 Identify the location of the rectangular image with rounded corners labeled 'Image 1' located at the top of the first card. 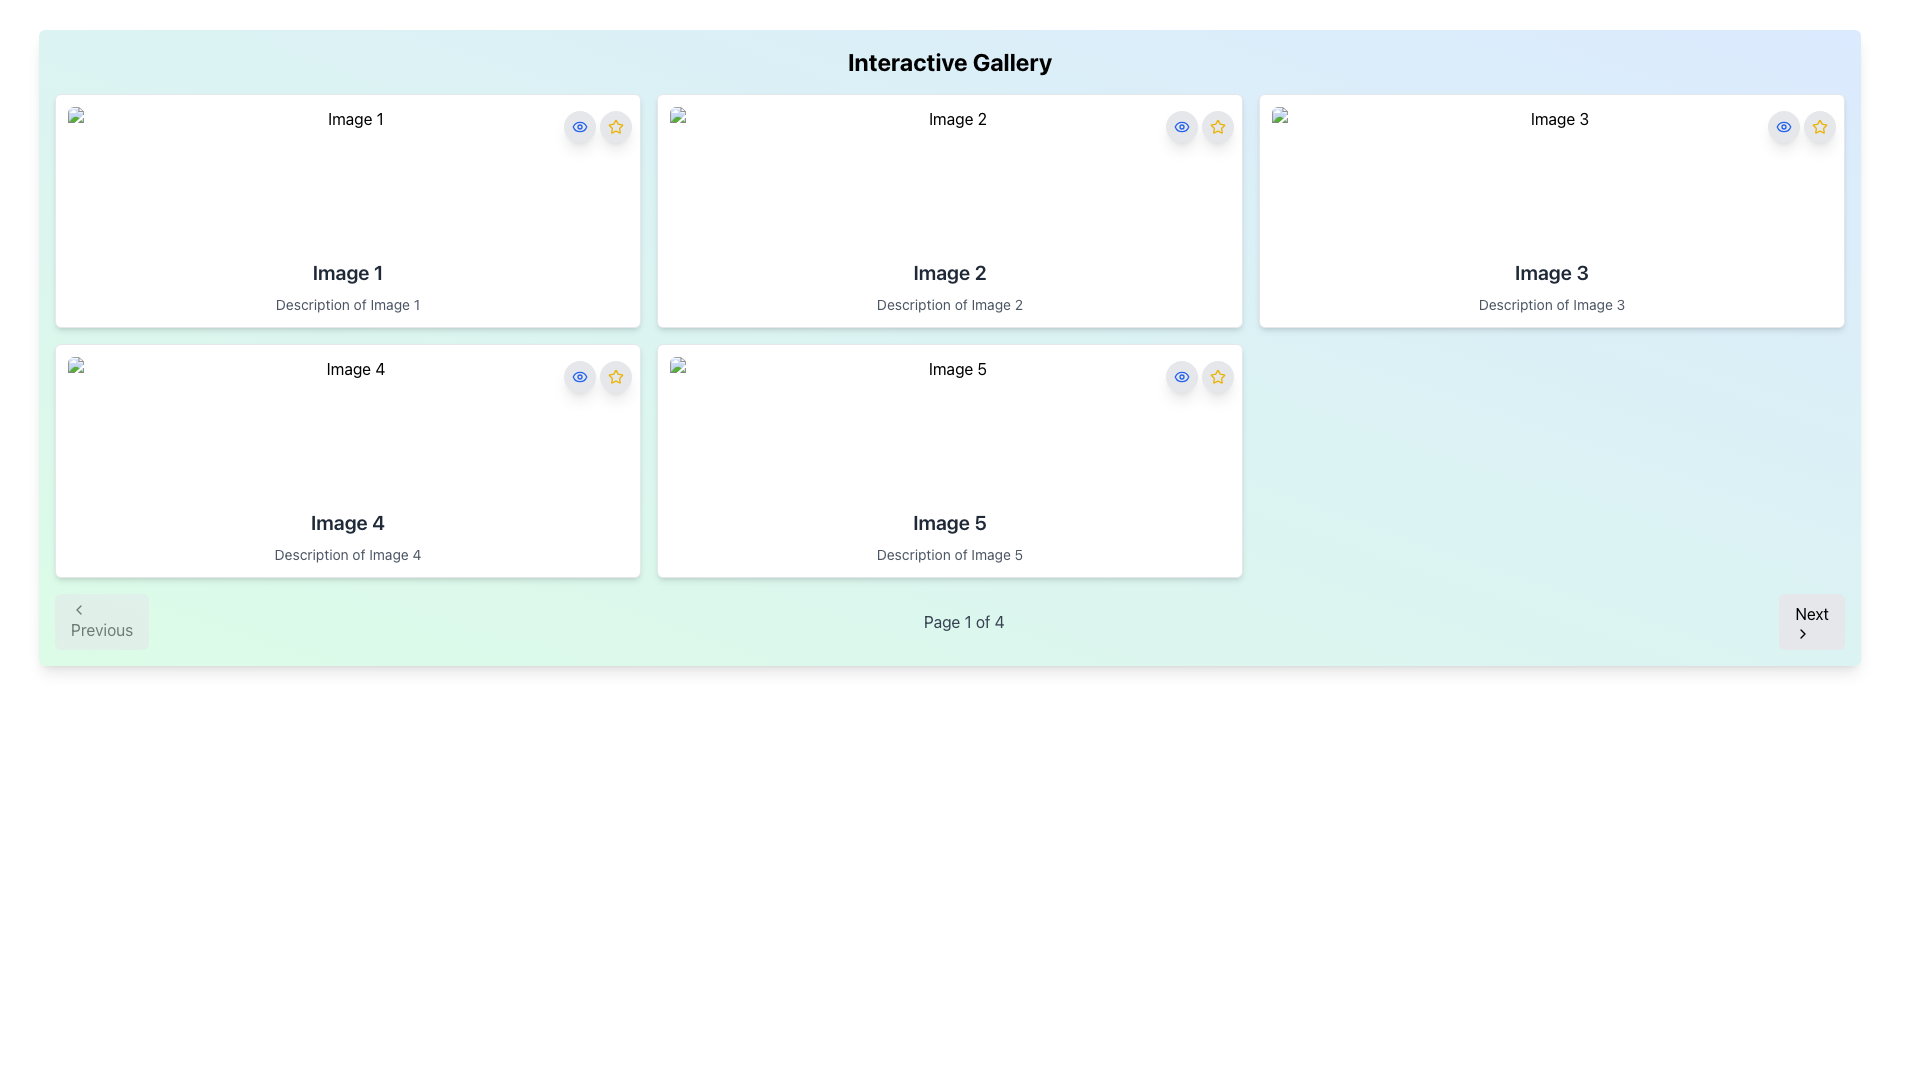
(347, 177).